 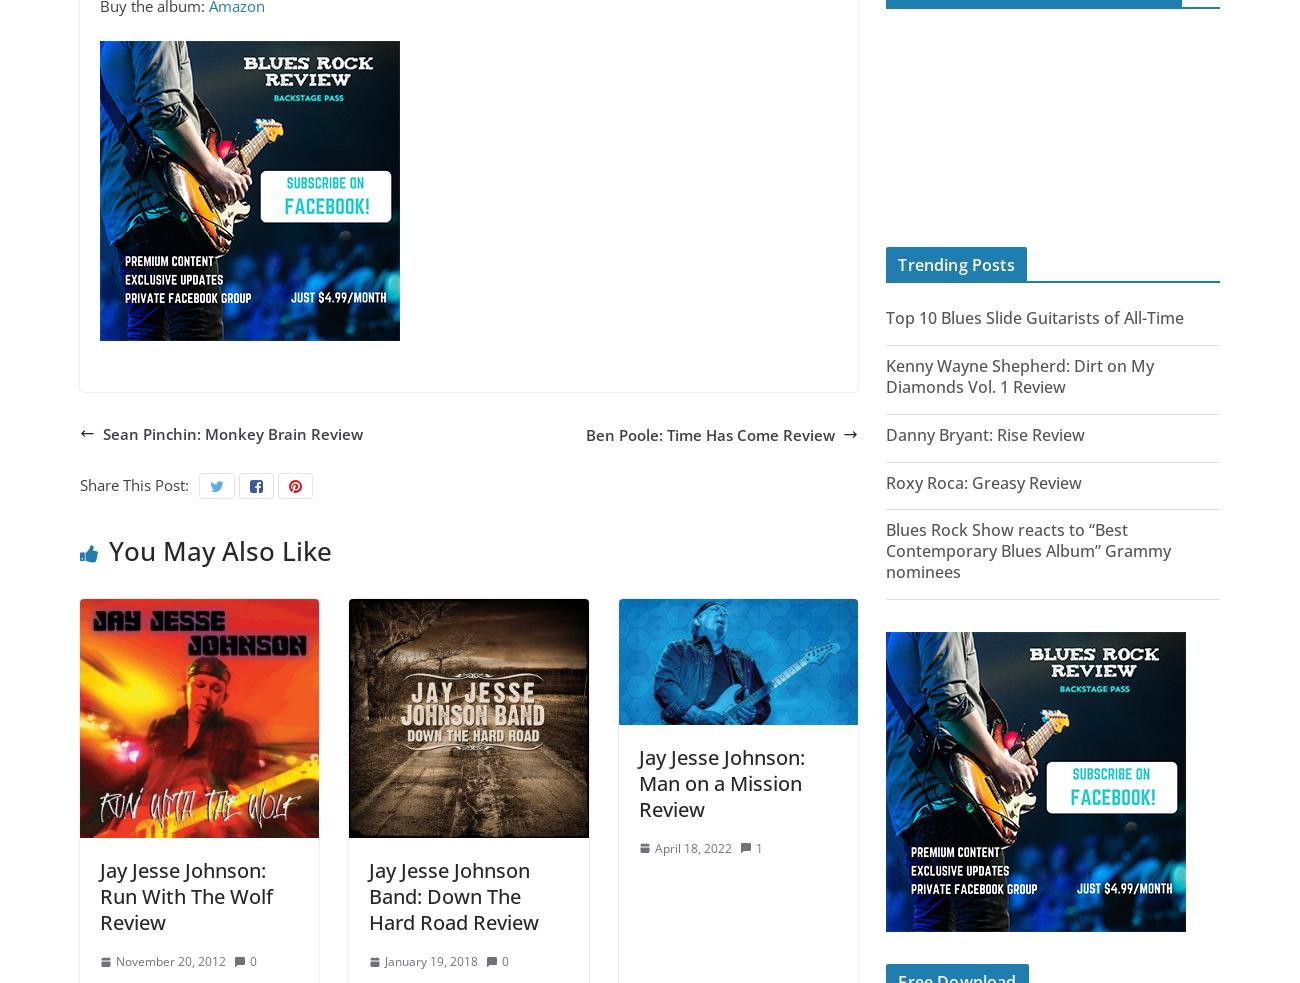 I want to click on 'November 20, 2012', so click(x=170, y=961).